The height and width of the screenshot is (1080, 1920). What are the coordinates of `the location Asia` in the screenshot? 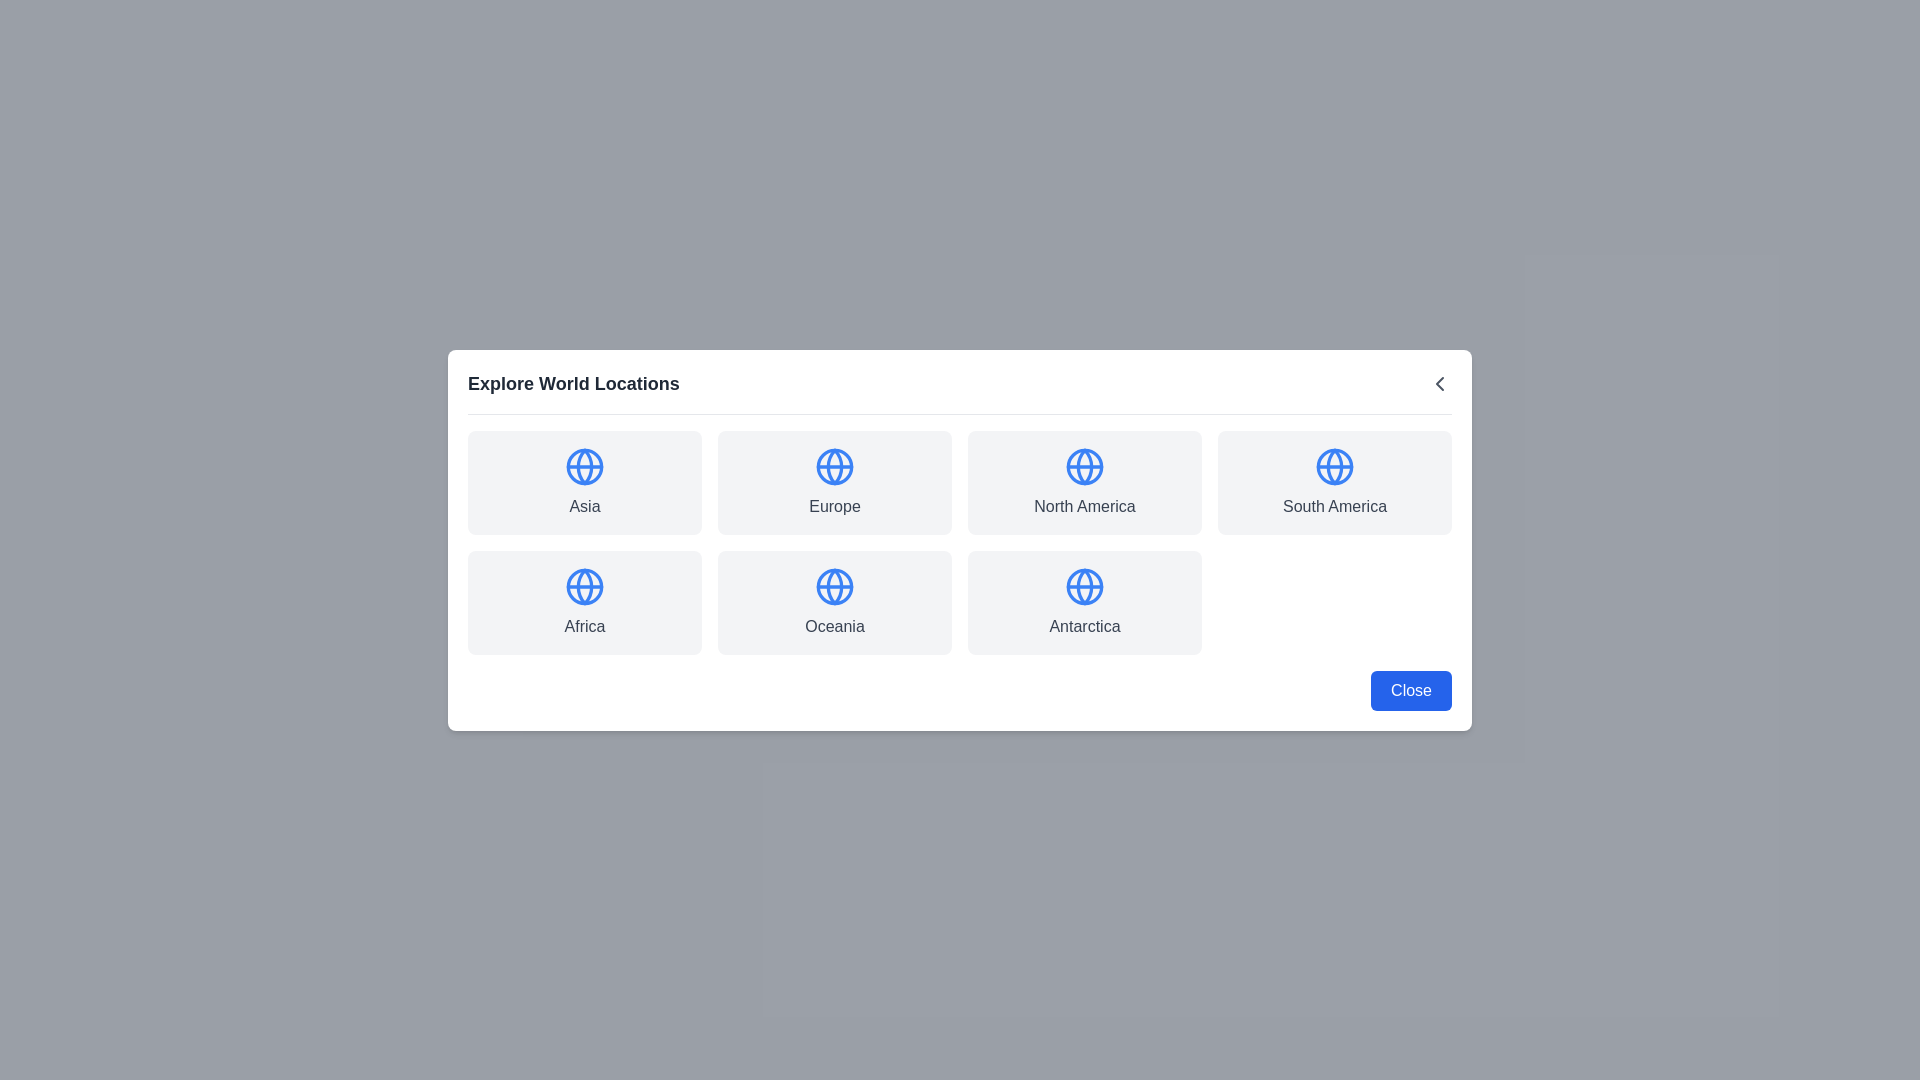 It's located at (584, 482).